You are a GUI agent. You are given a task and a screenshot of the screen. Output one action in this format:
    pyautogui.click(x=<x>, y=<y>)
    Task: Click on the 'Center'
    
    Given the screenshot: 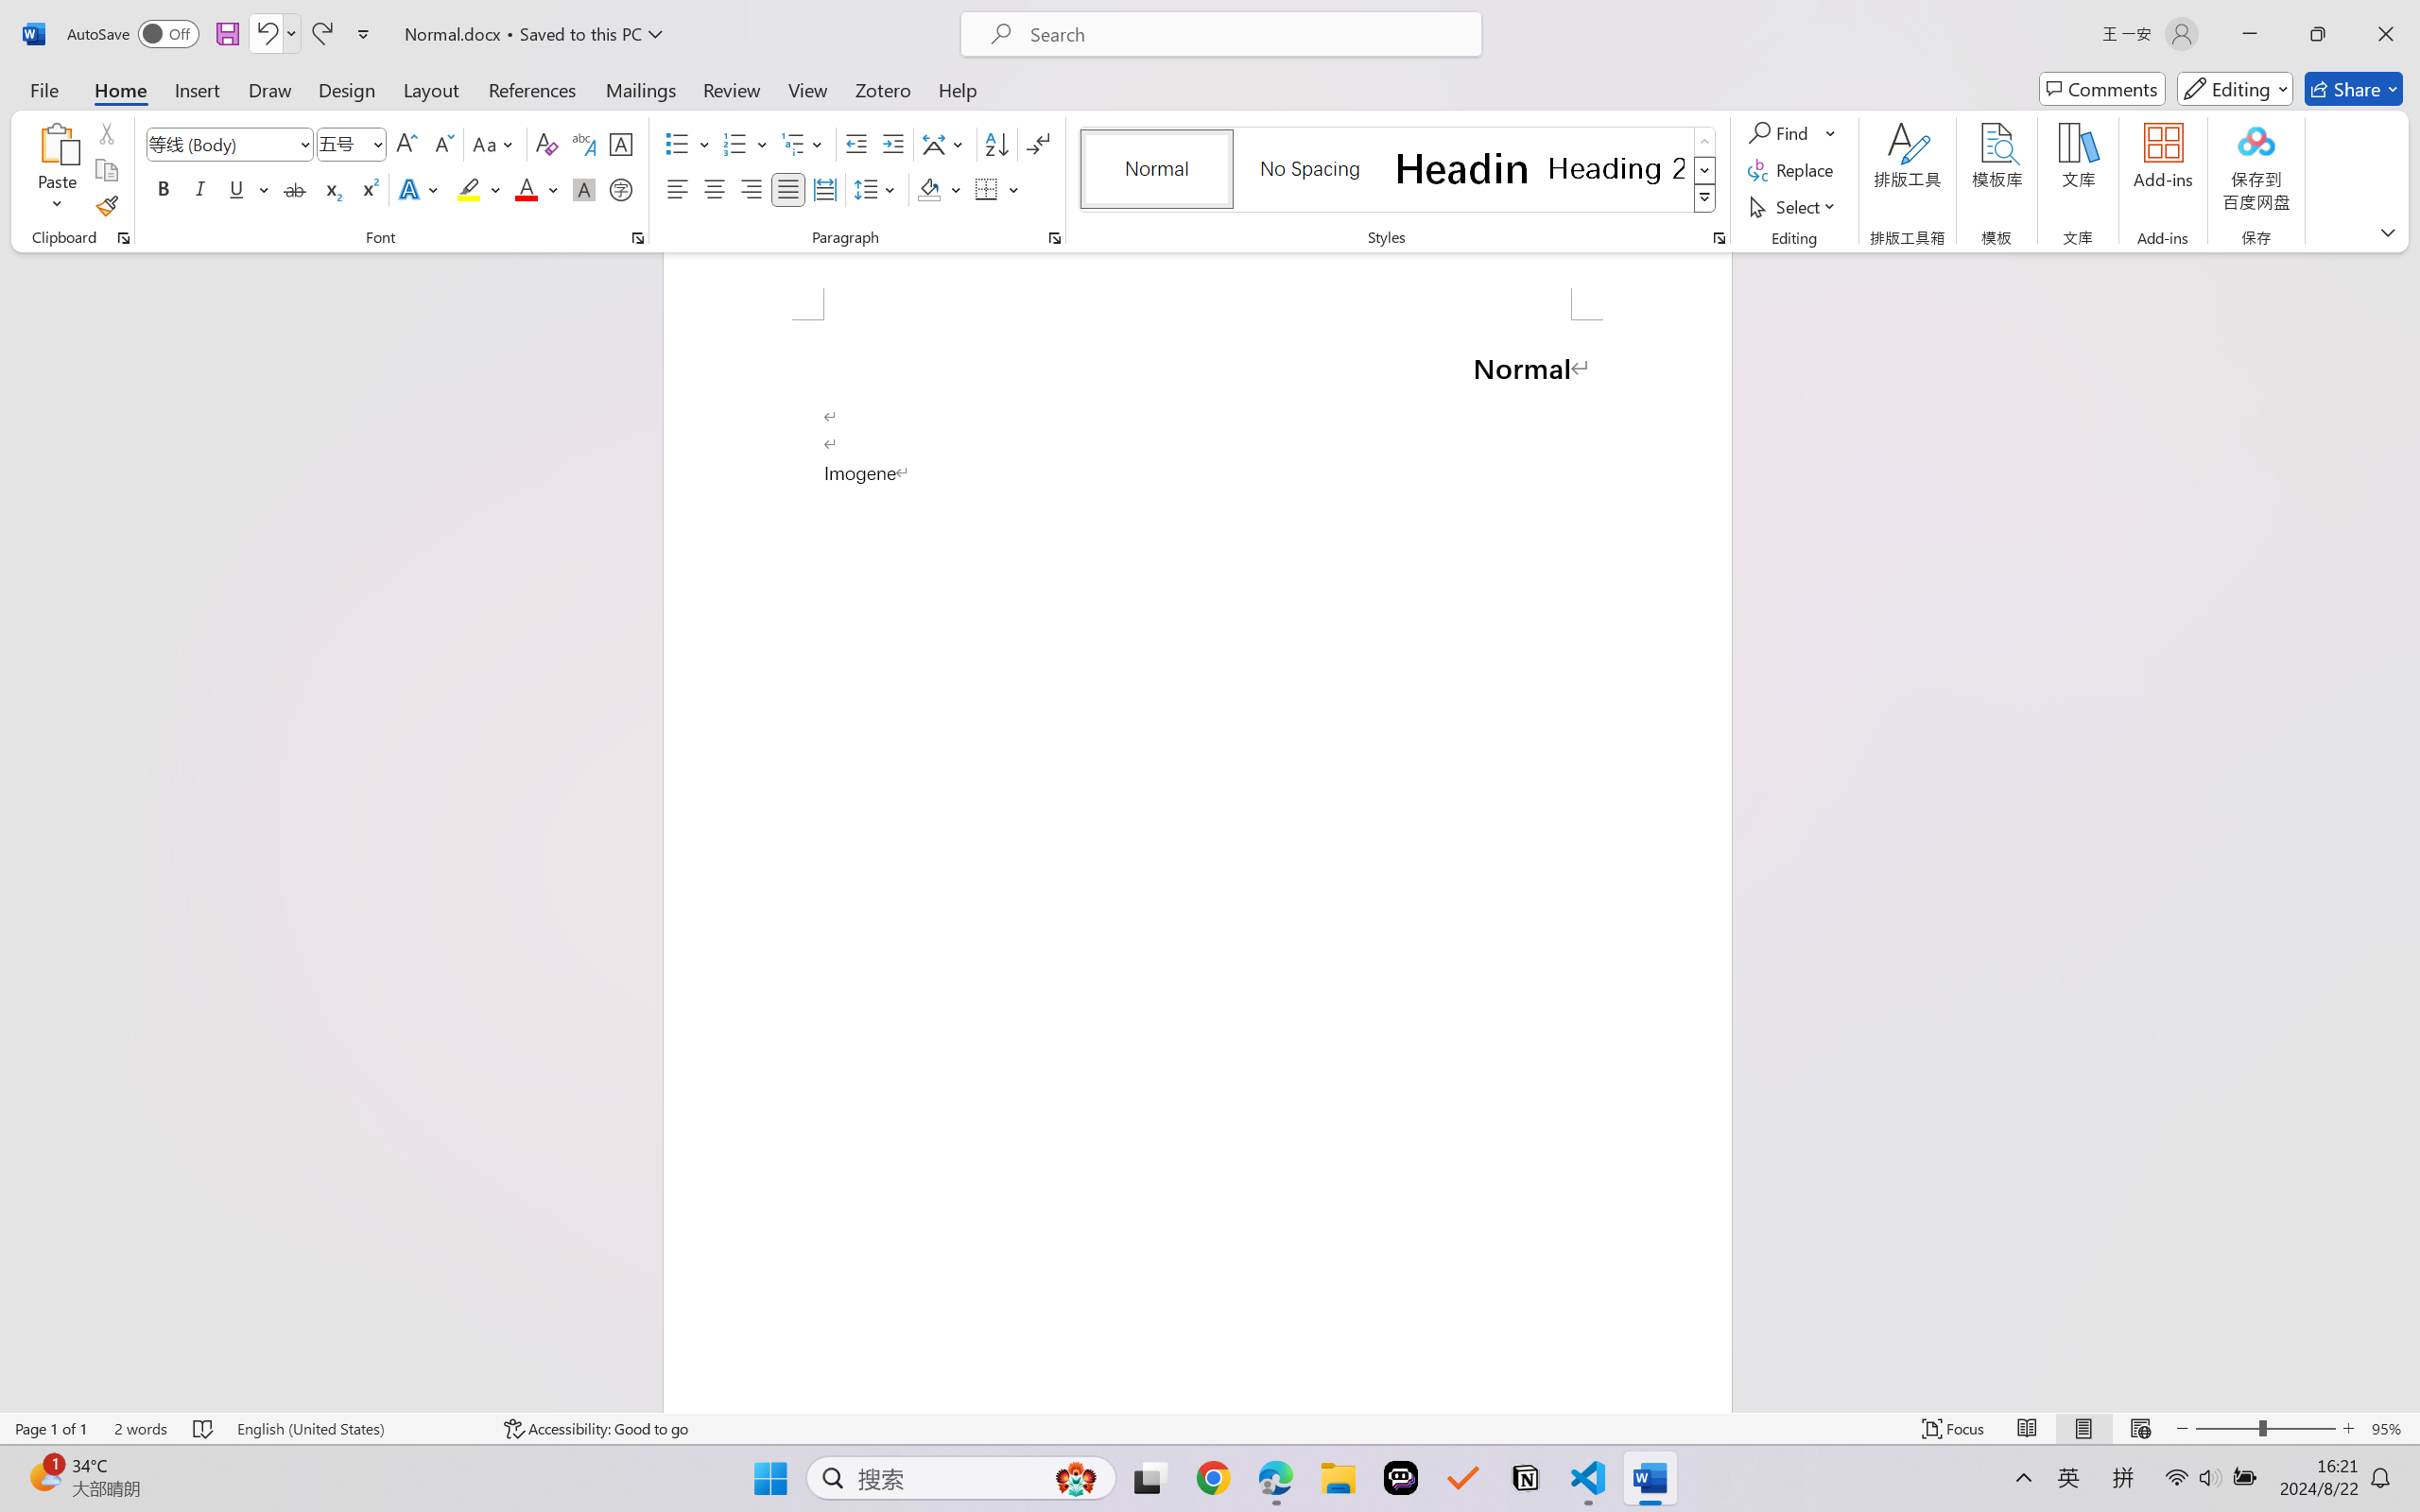 What is the action you would take?
    pyautogui.click(x=713, y=188)
    